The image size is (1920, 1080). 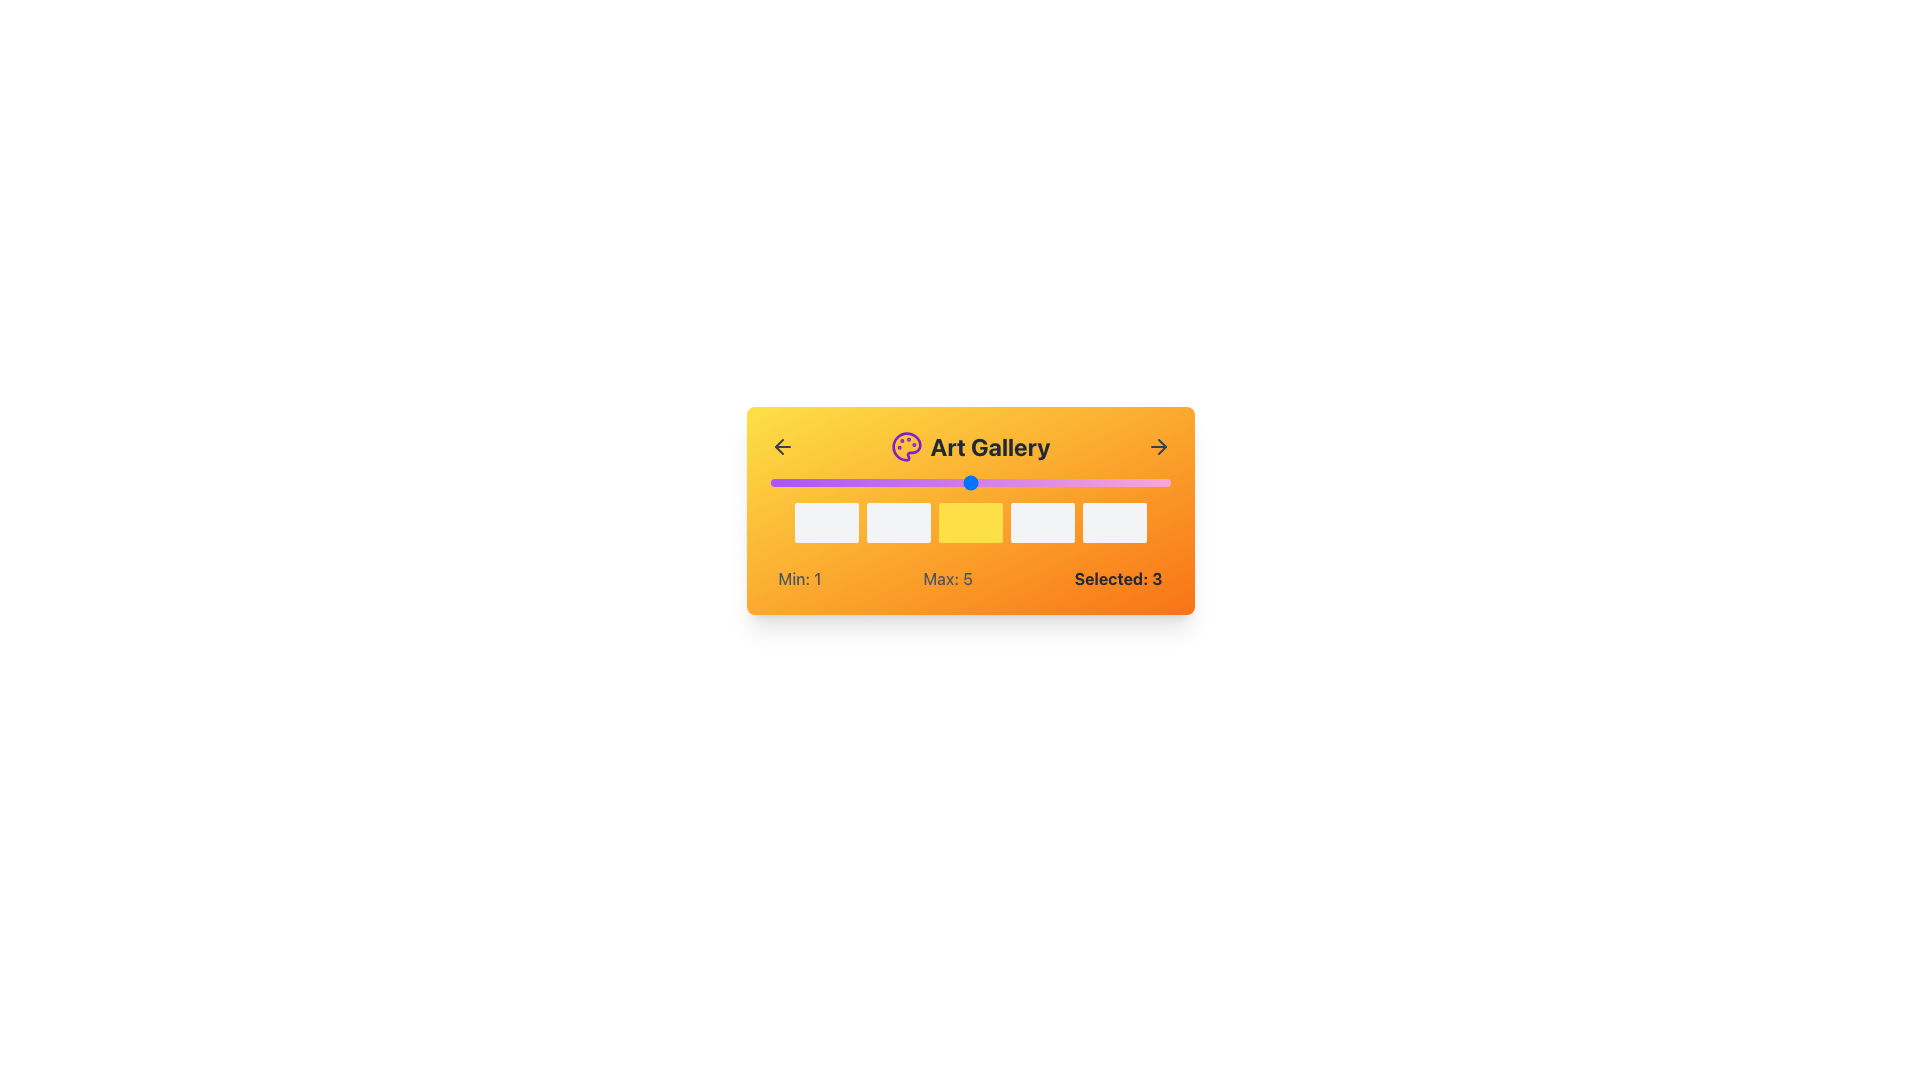 I want to click on the slider, so click(x=870, y=482).